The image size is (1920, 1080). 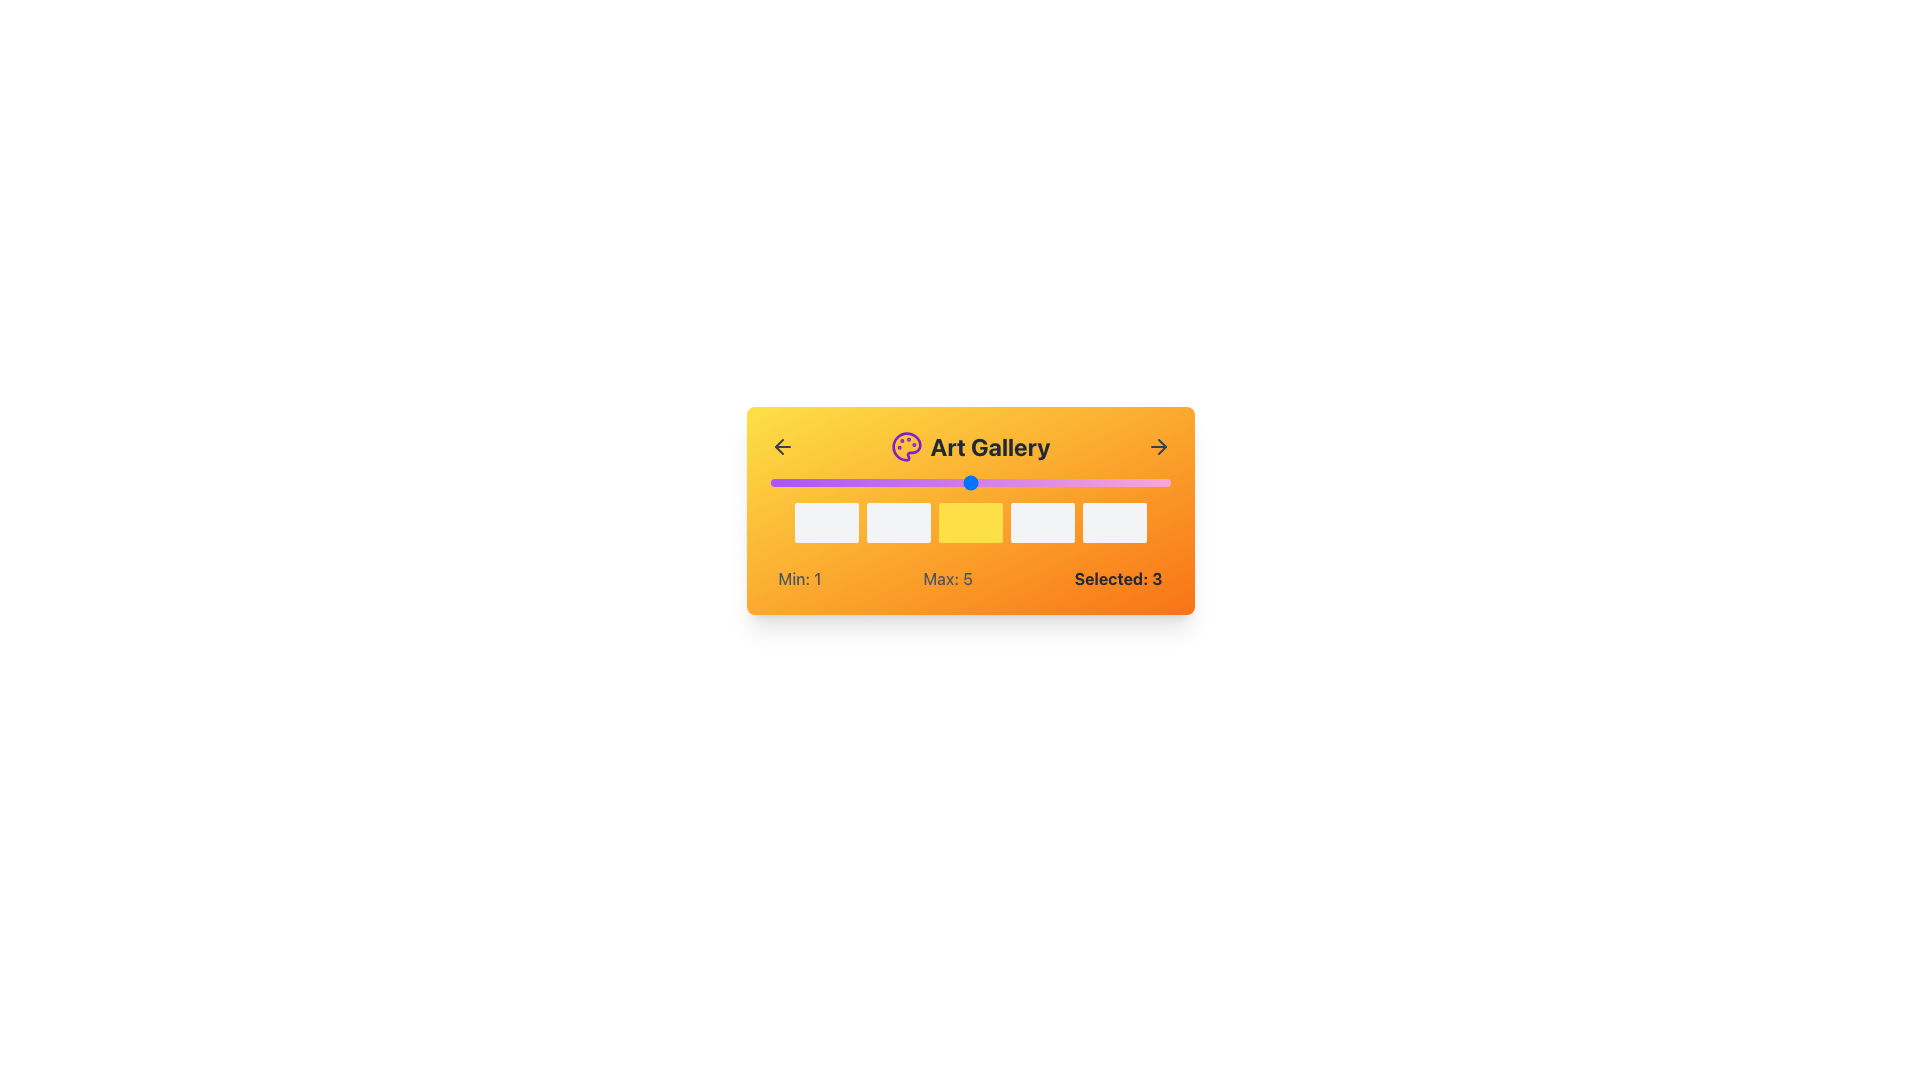 I want to click on the slider, so click(x=870, y=482).